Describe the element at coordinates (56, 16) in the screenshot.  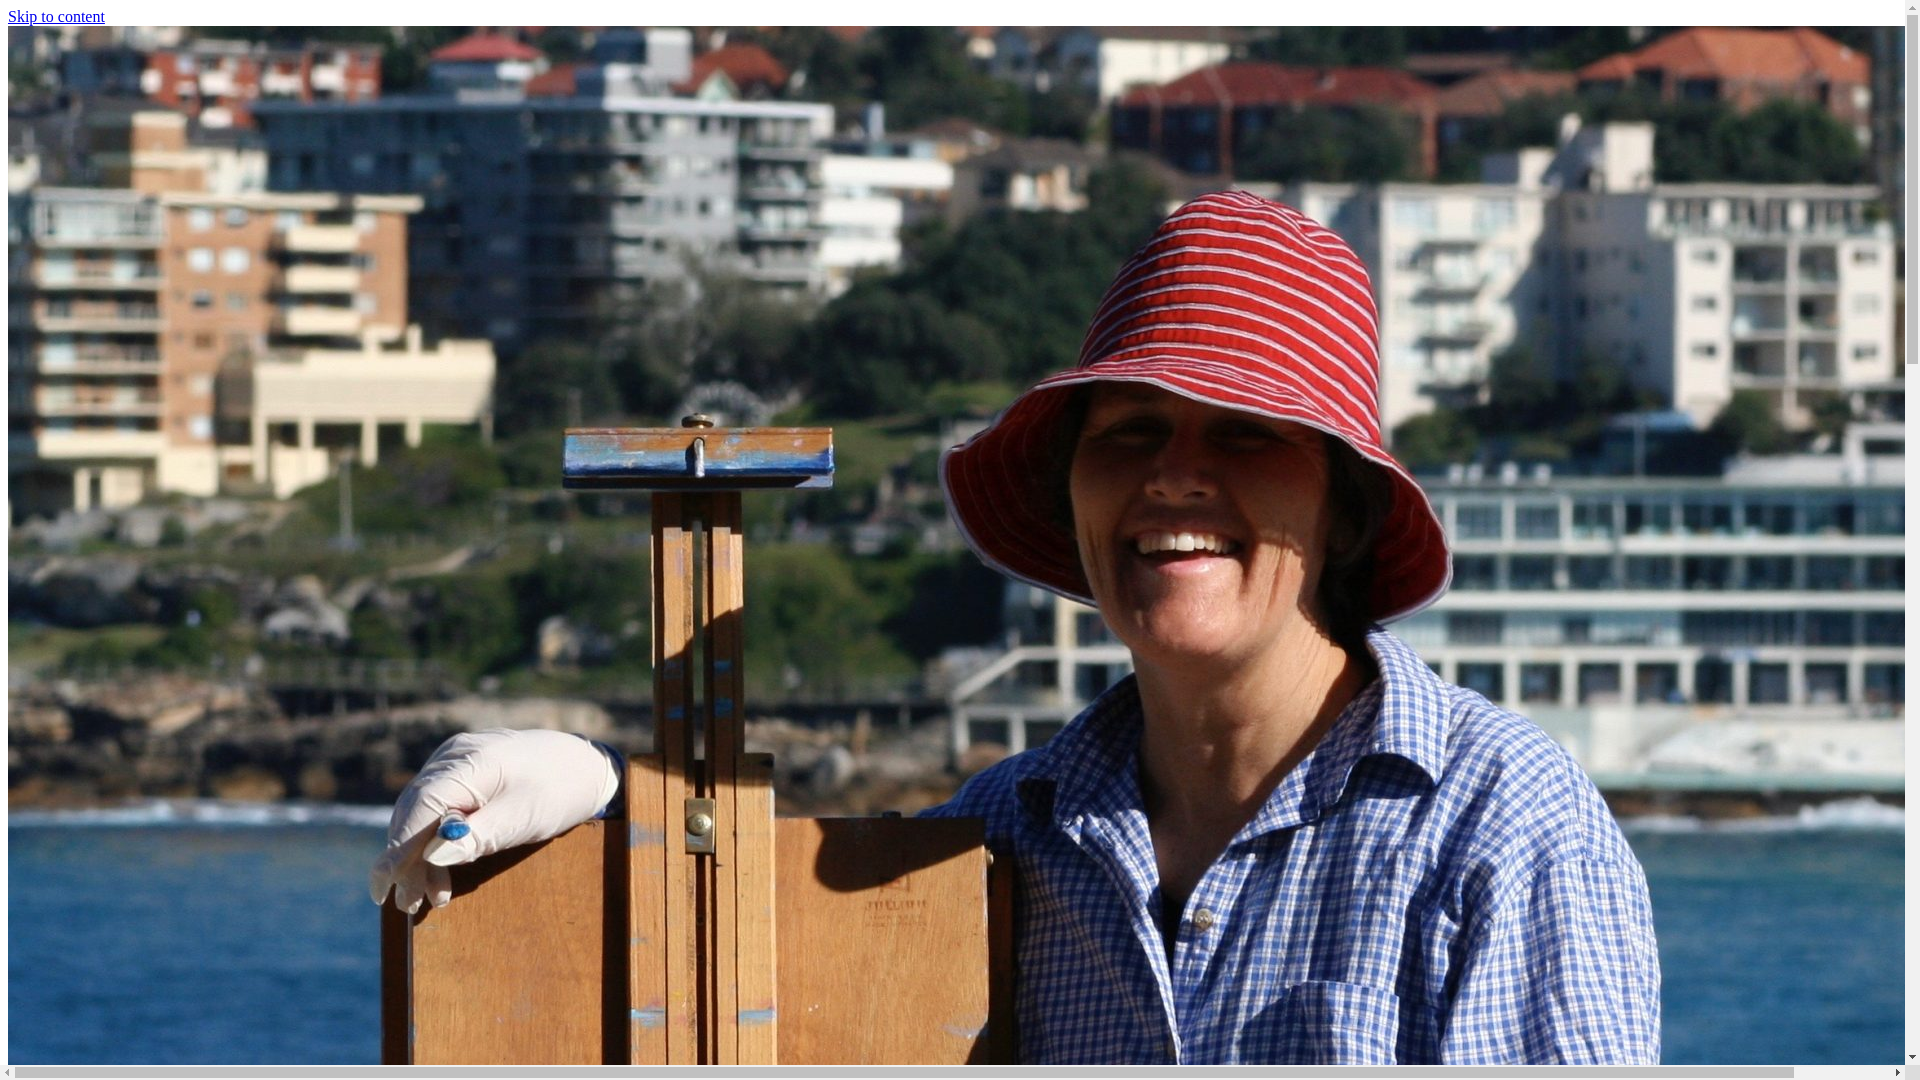
I see `'Skip to content'` at that location.